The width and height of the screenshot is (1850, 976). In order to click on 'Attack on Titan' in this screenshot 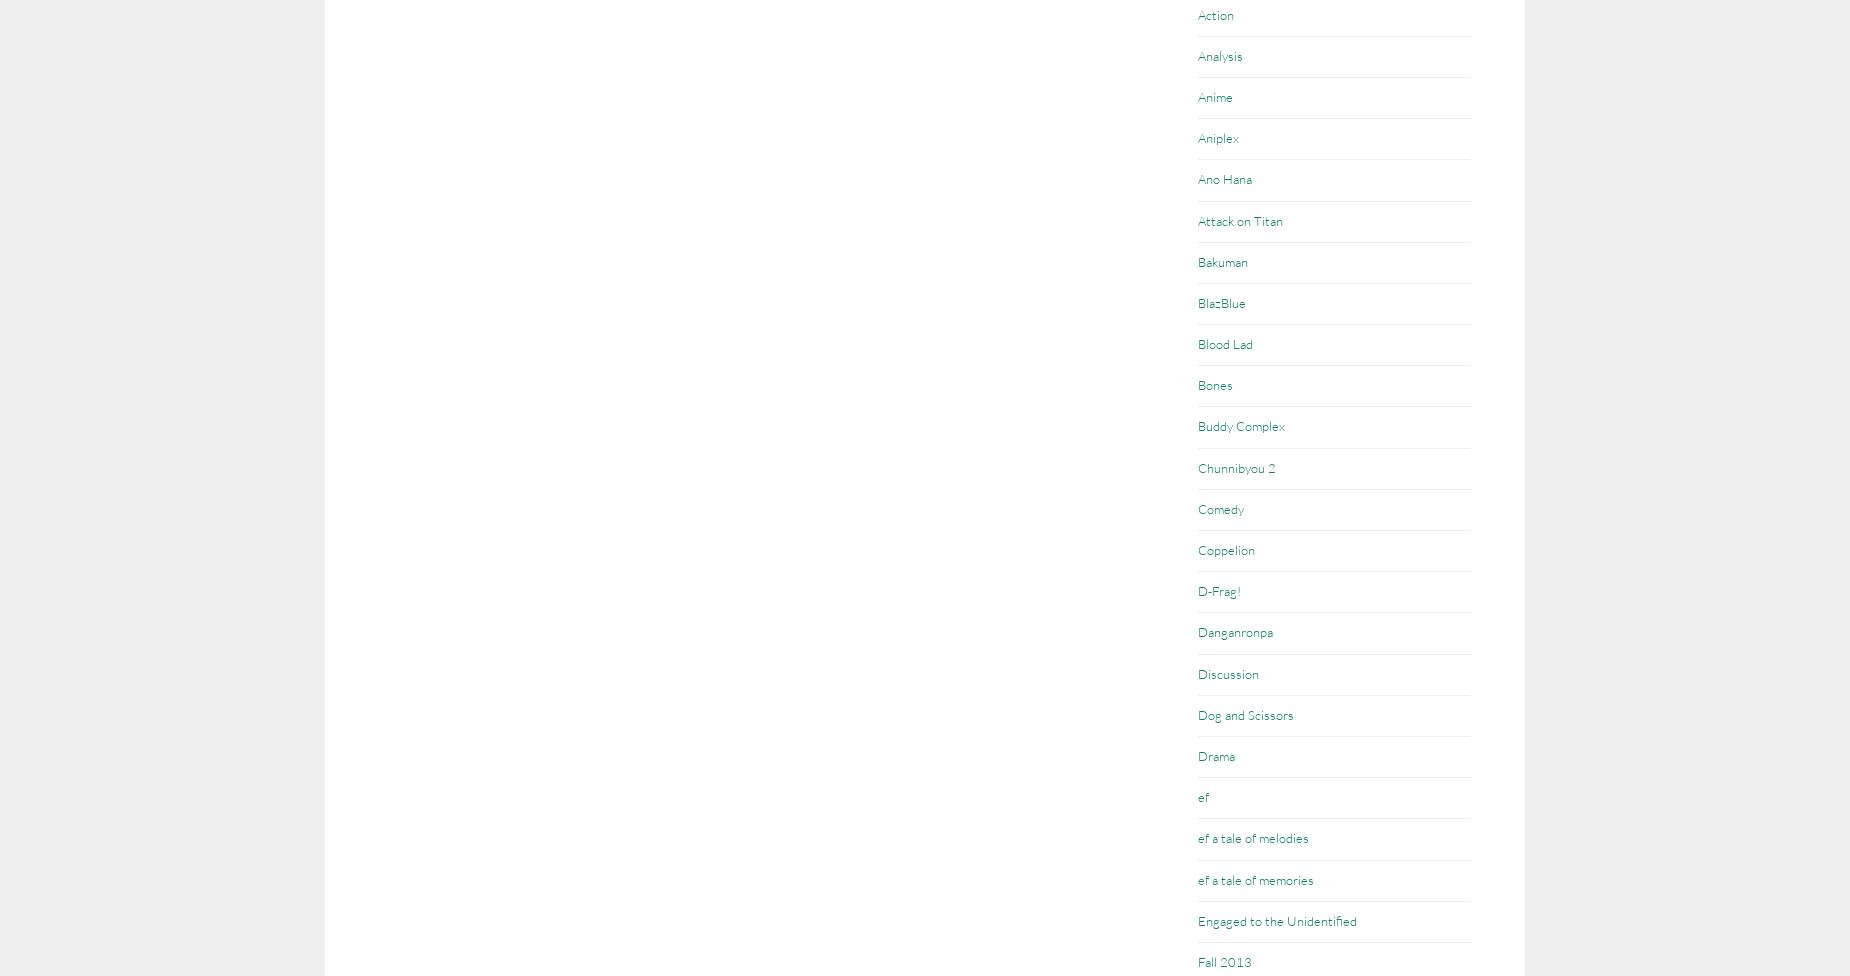, I will do `click(1239, 218)`.